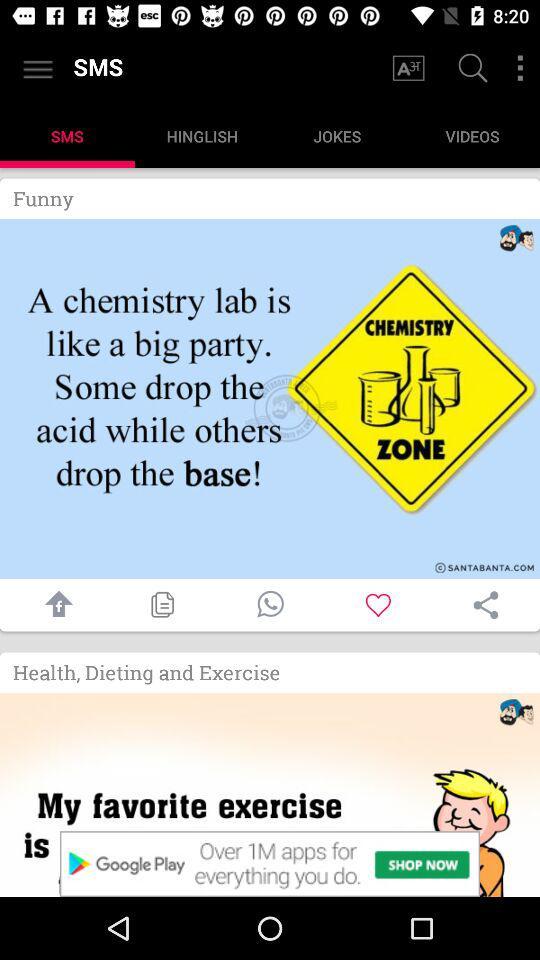  What do you see at coordinates (270, 794) in the screenshot?
I see `advatisment` at bounding box center [270, 794].